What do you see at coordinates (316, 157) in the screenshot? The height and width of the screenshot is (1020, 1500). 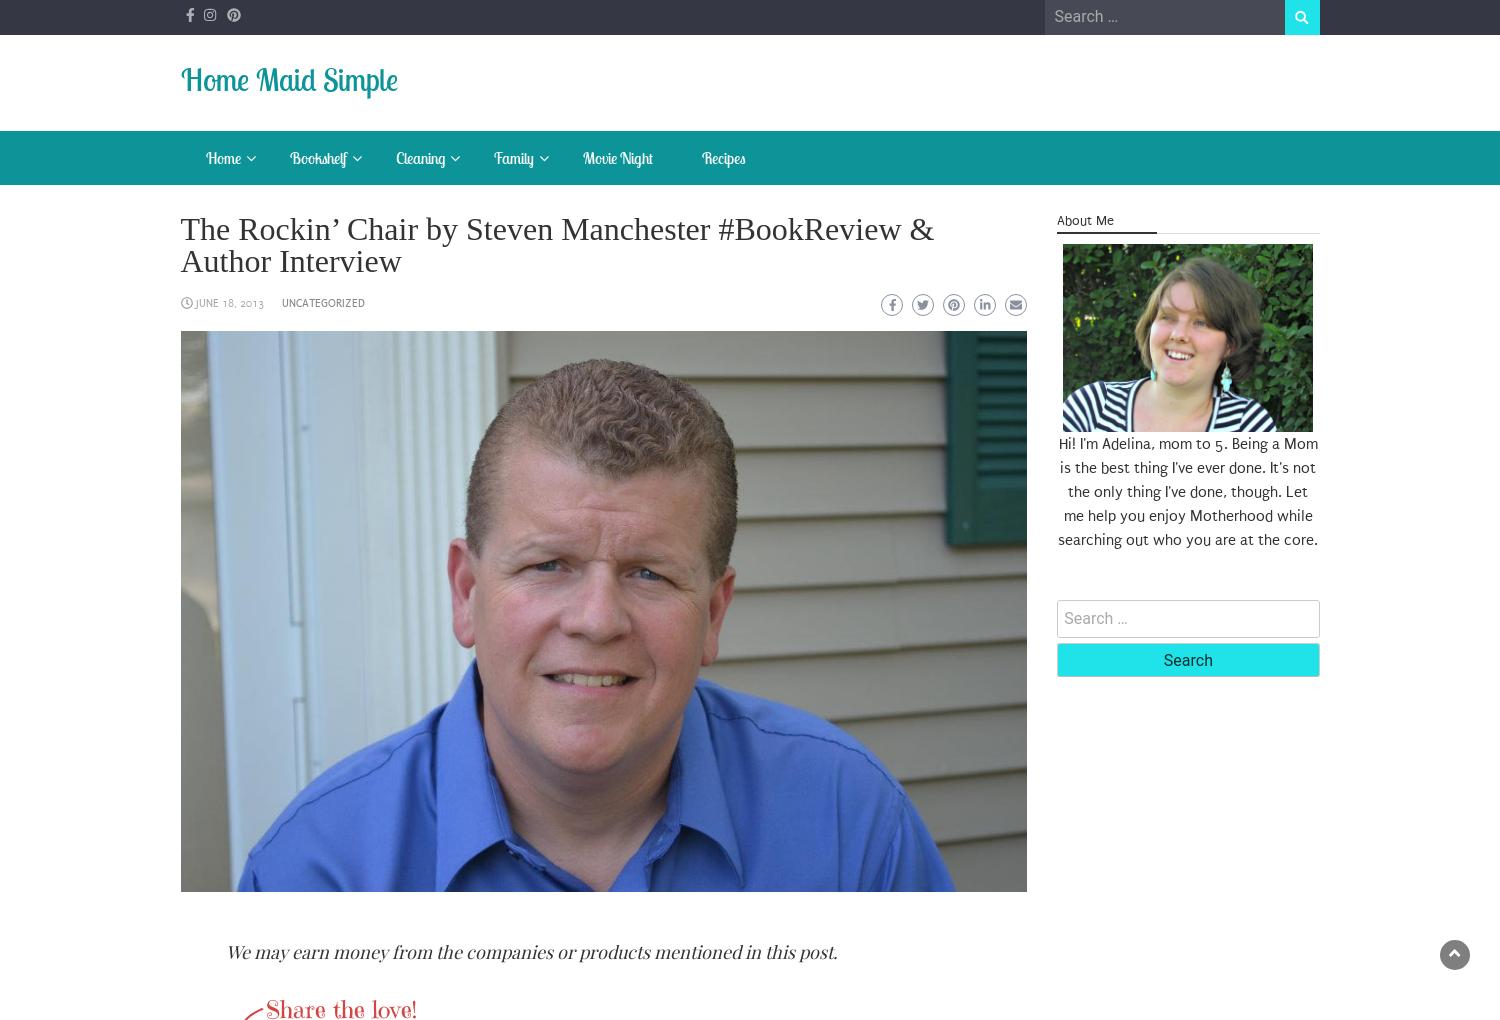 I see `'Bookshelf'` at bounding box center [316, 157].